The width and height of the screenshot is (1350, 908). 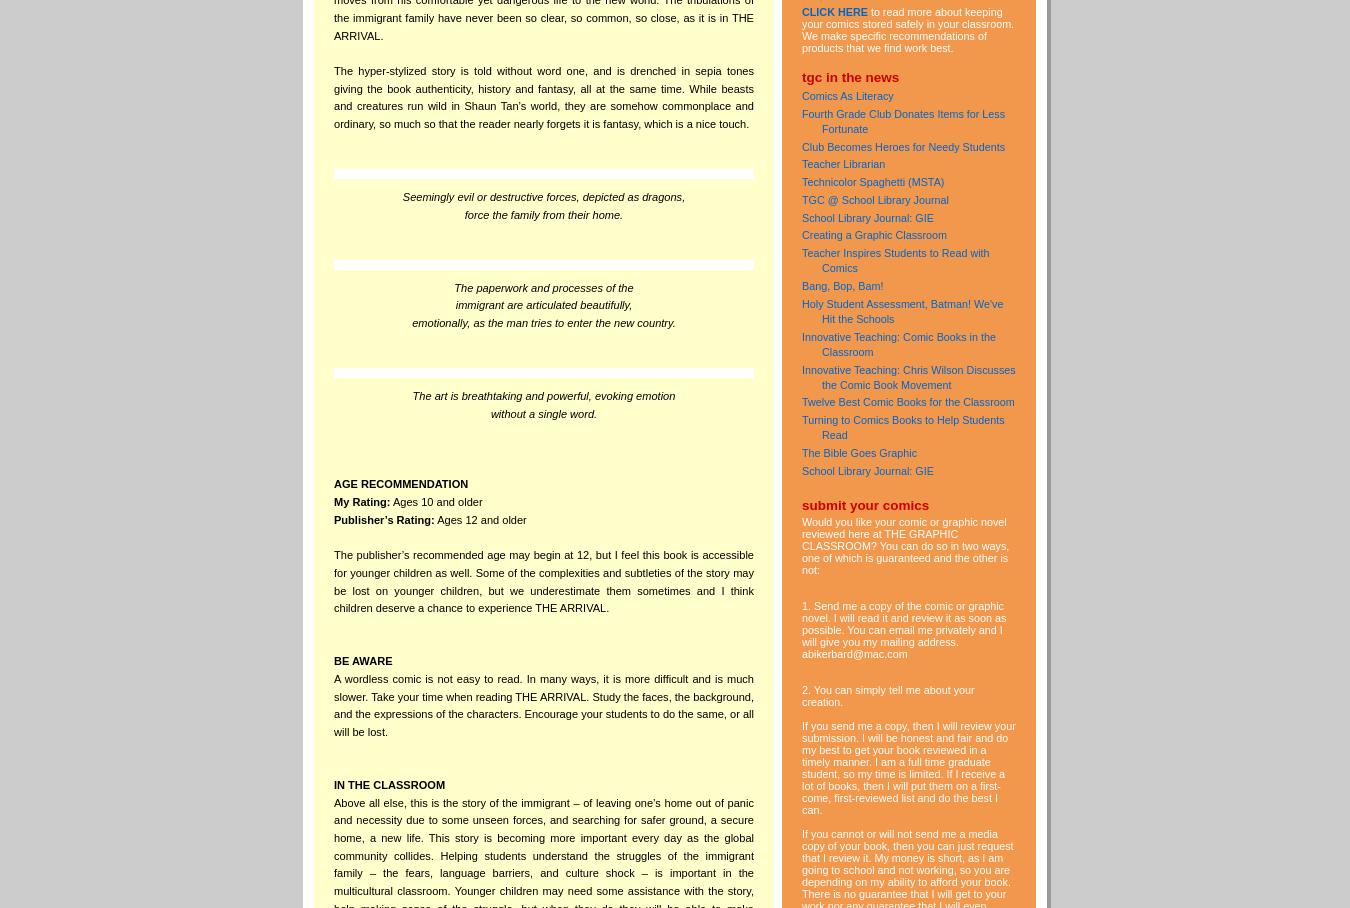 What do you see at coordinates (574, 321) in the screenshot?
I see `'as the man tries to enter the new country.'` at bounding box center [574, 321].